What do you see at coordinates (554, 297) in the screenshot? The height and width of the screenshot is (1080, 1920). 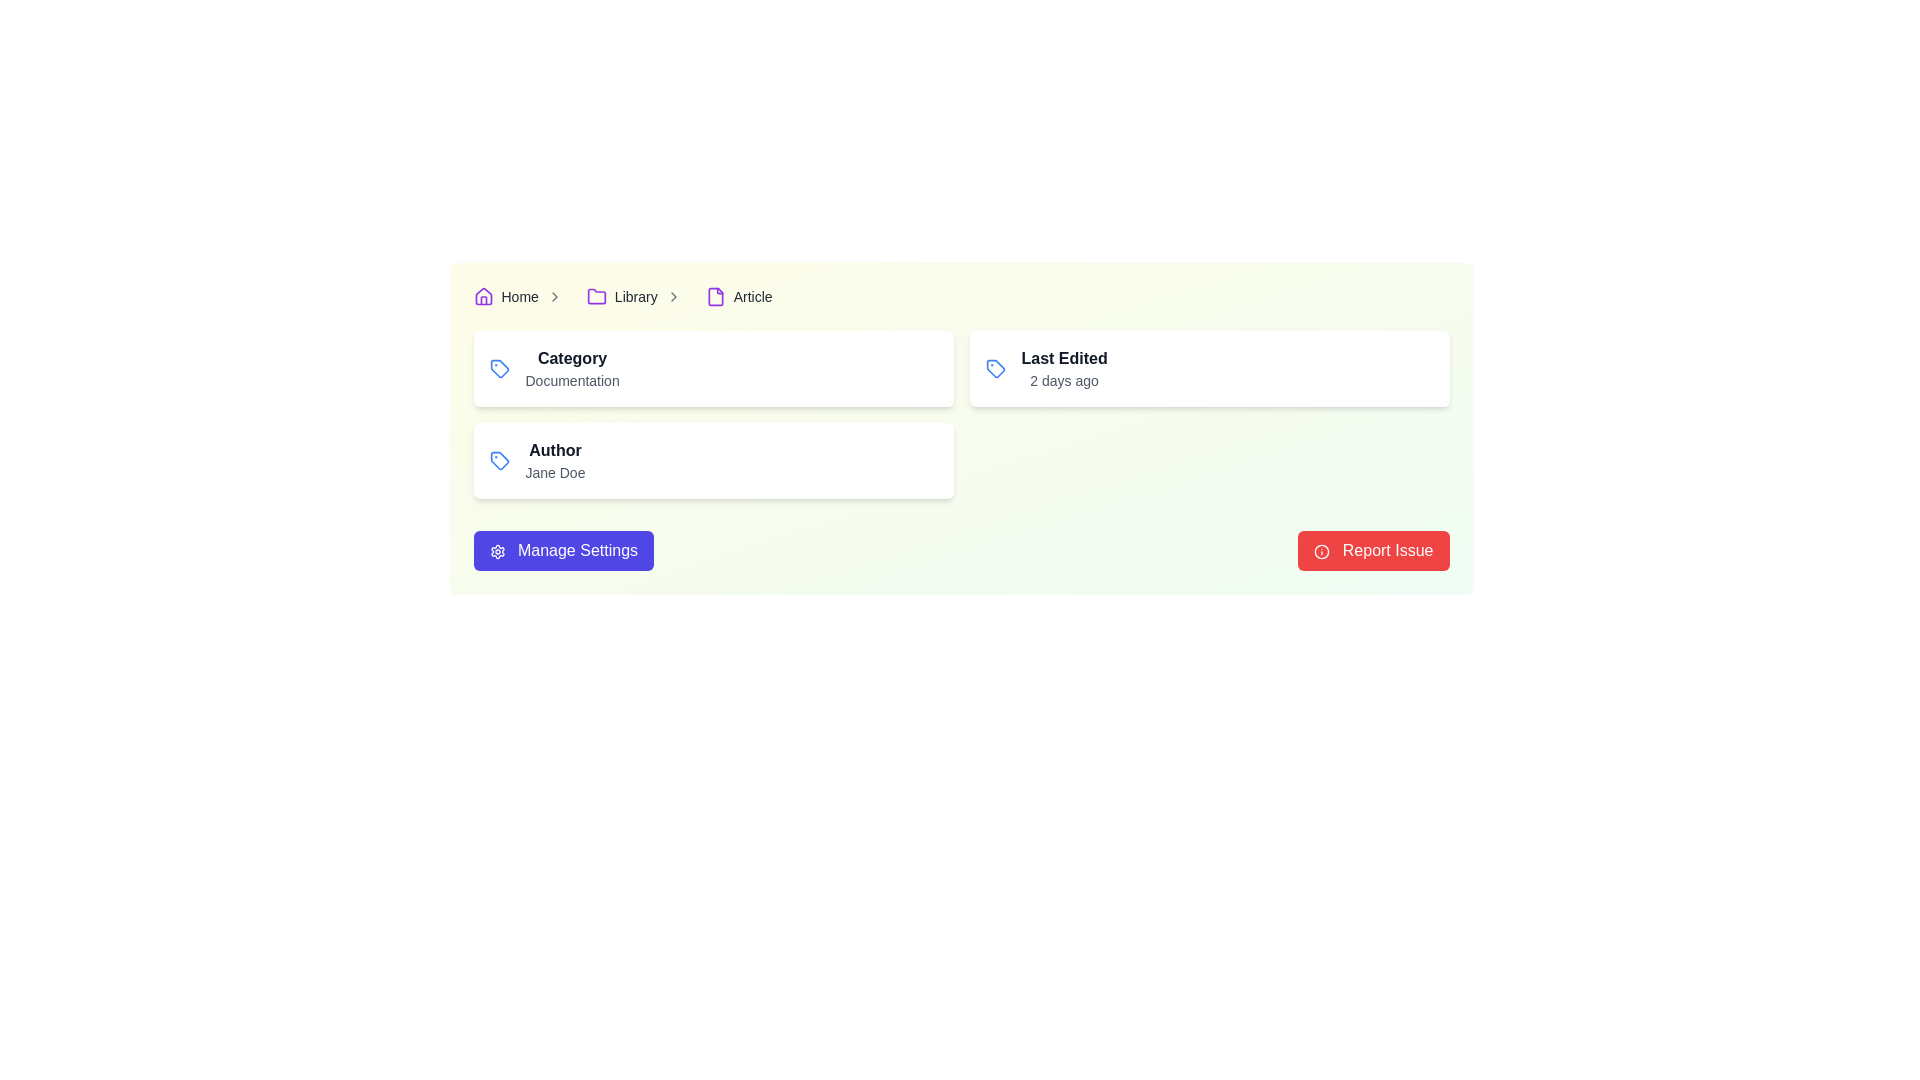 I see `the breadcrumb divider icon located to the right of the 'Home' link, which visually indicates the hierarchical separation between breadcrumb levels` at bounding box center [554, 297].